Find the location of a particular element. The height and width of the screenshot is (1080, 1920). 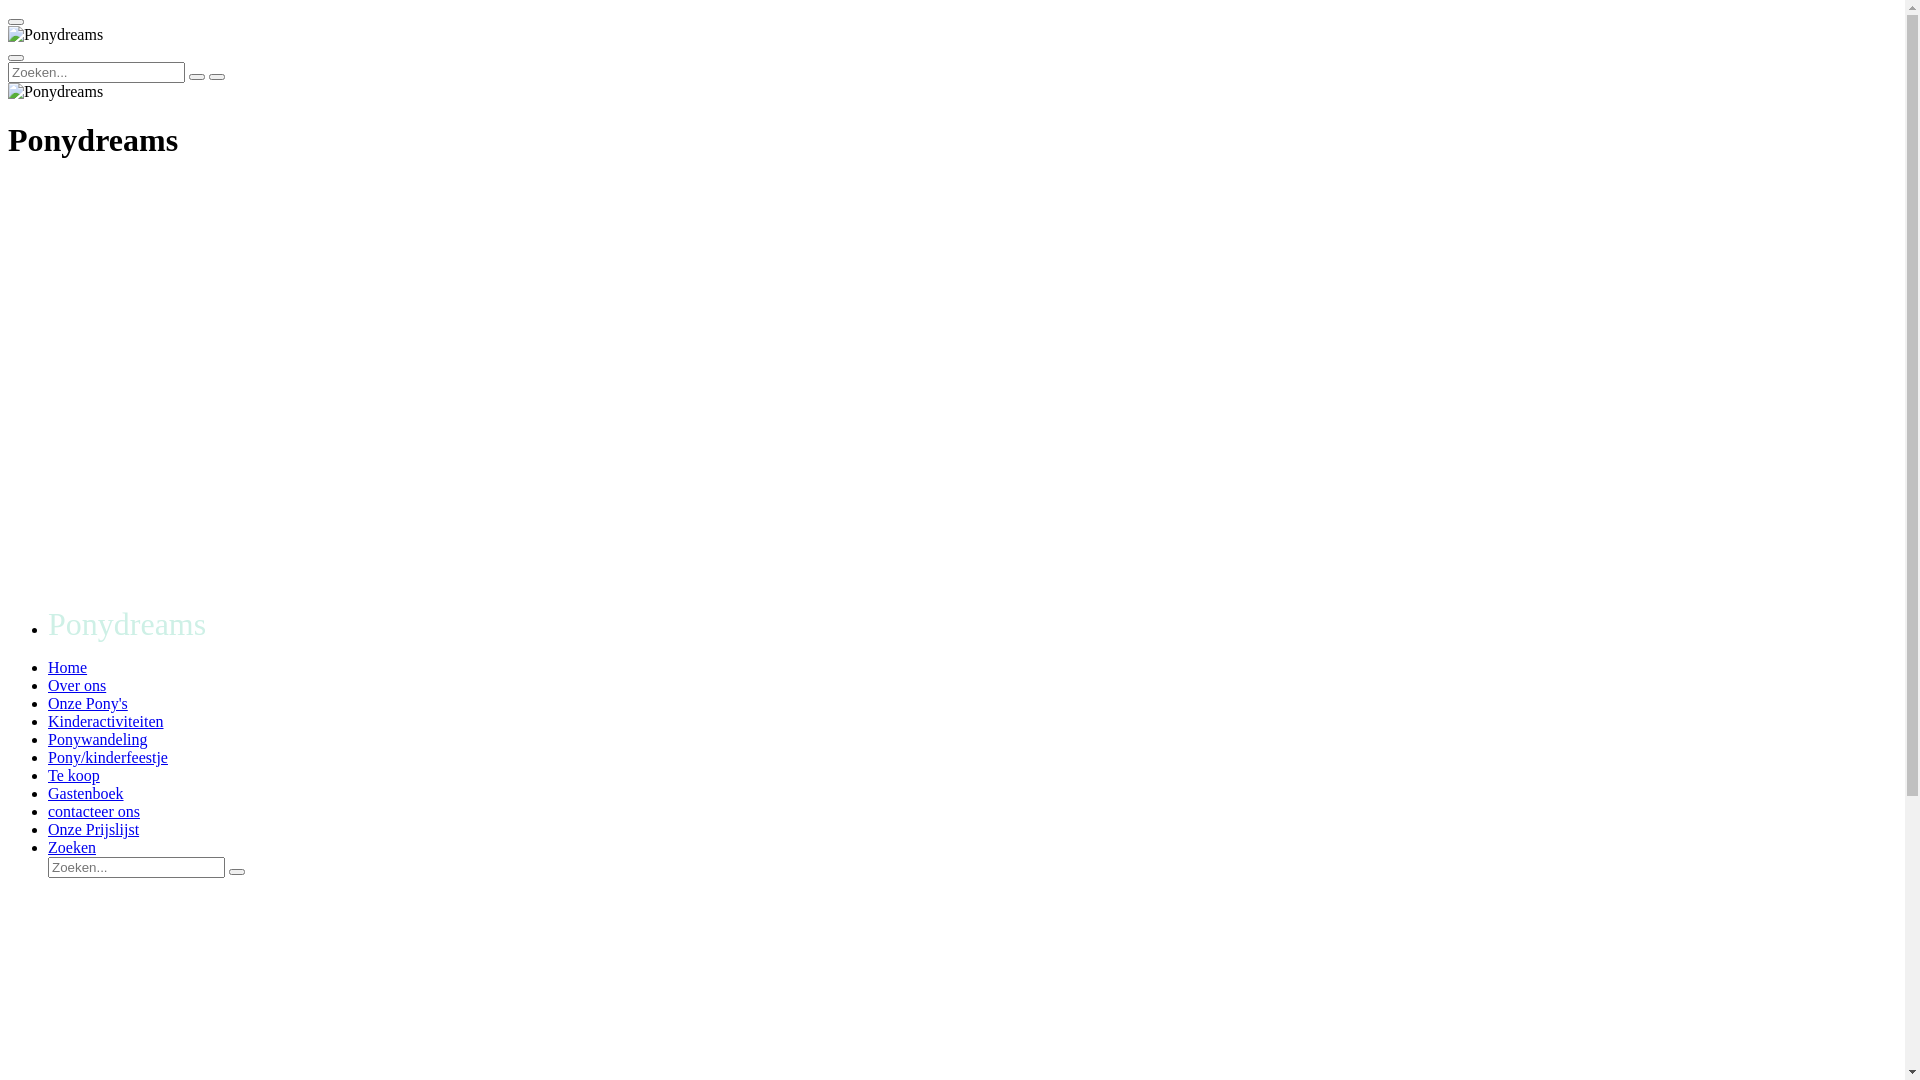

'Ponydreams' is located at coordinates (55, 92).